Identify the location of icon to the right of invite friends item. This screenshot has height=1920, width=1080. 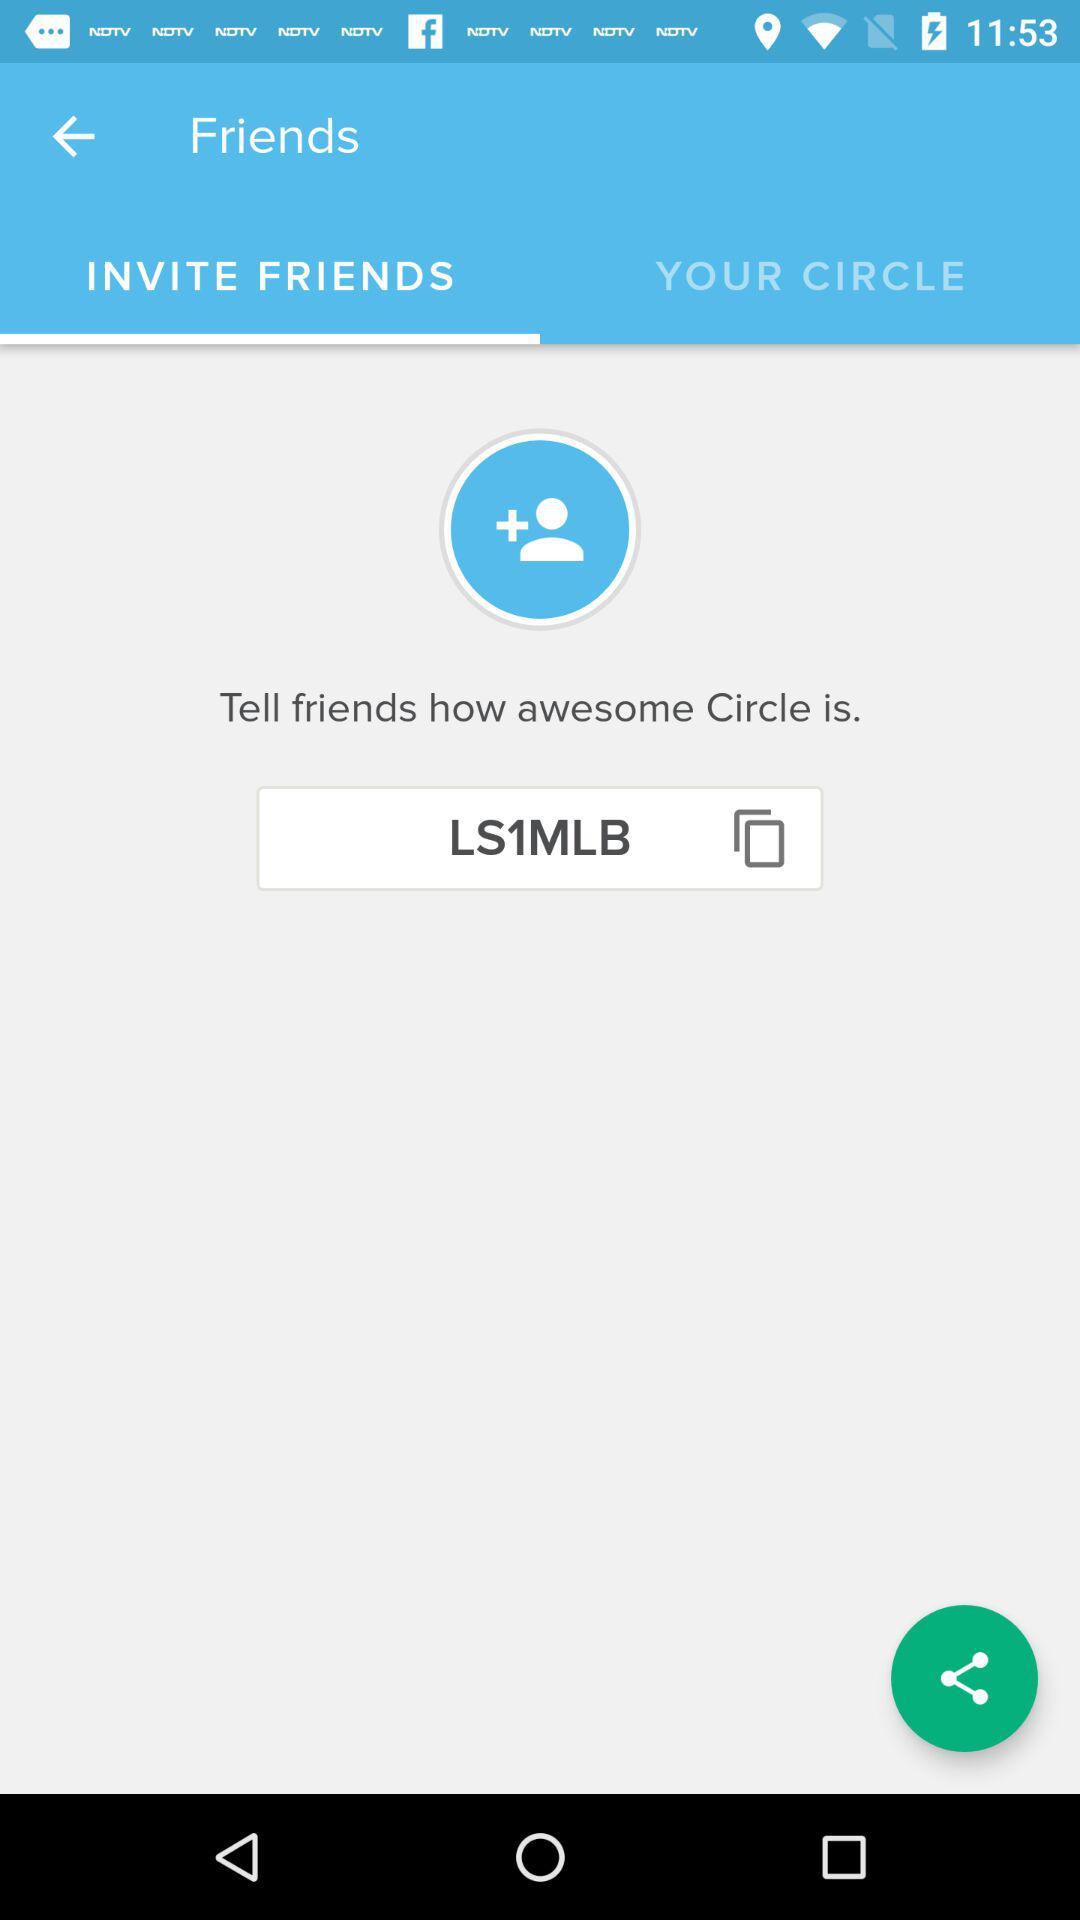
(810, 276).